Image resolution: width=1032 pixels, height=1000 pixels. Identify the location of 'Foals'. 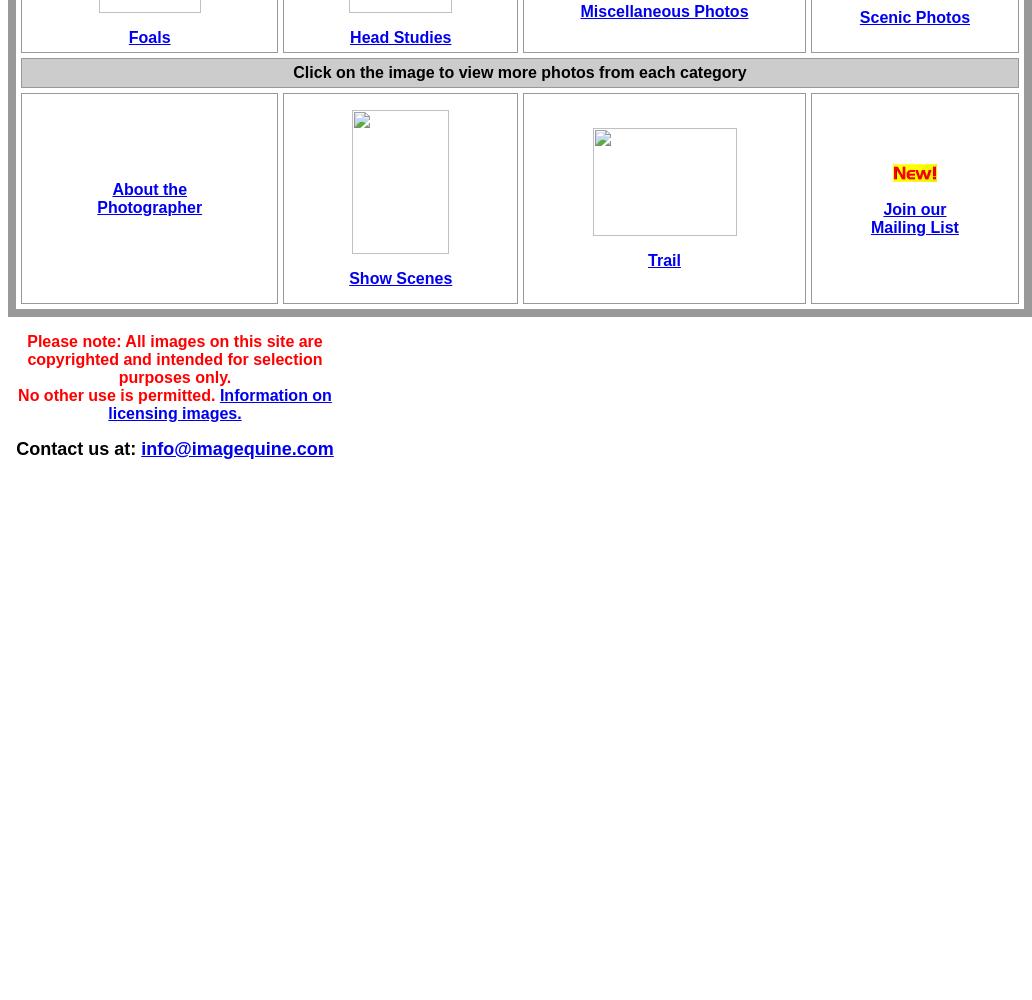
(148, 37).